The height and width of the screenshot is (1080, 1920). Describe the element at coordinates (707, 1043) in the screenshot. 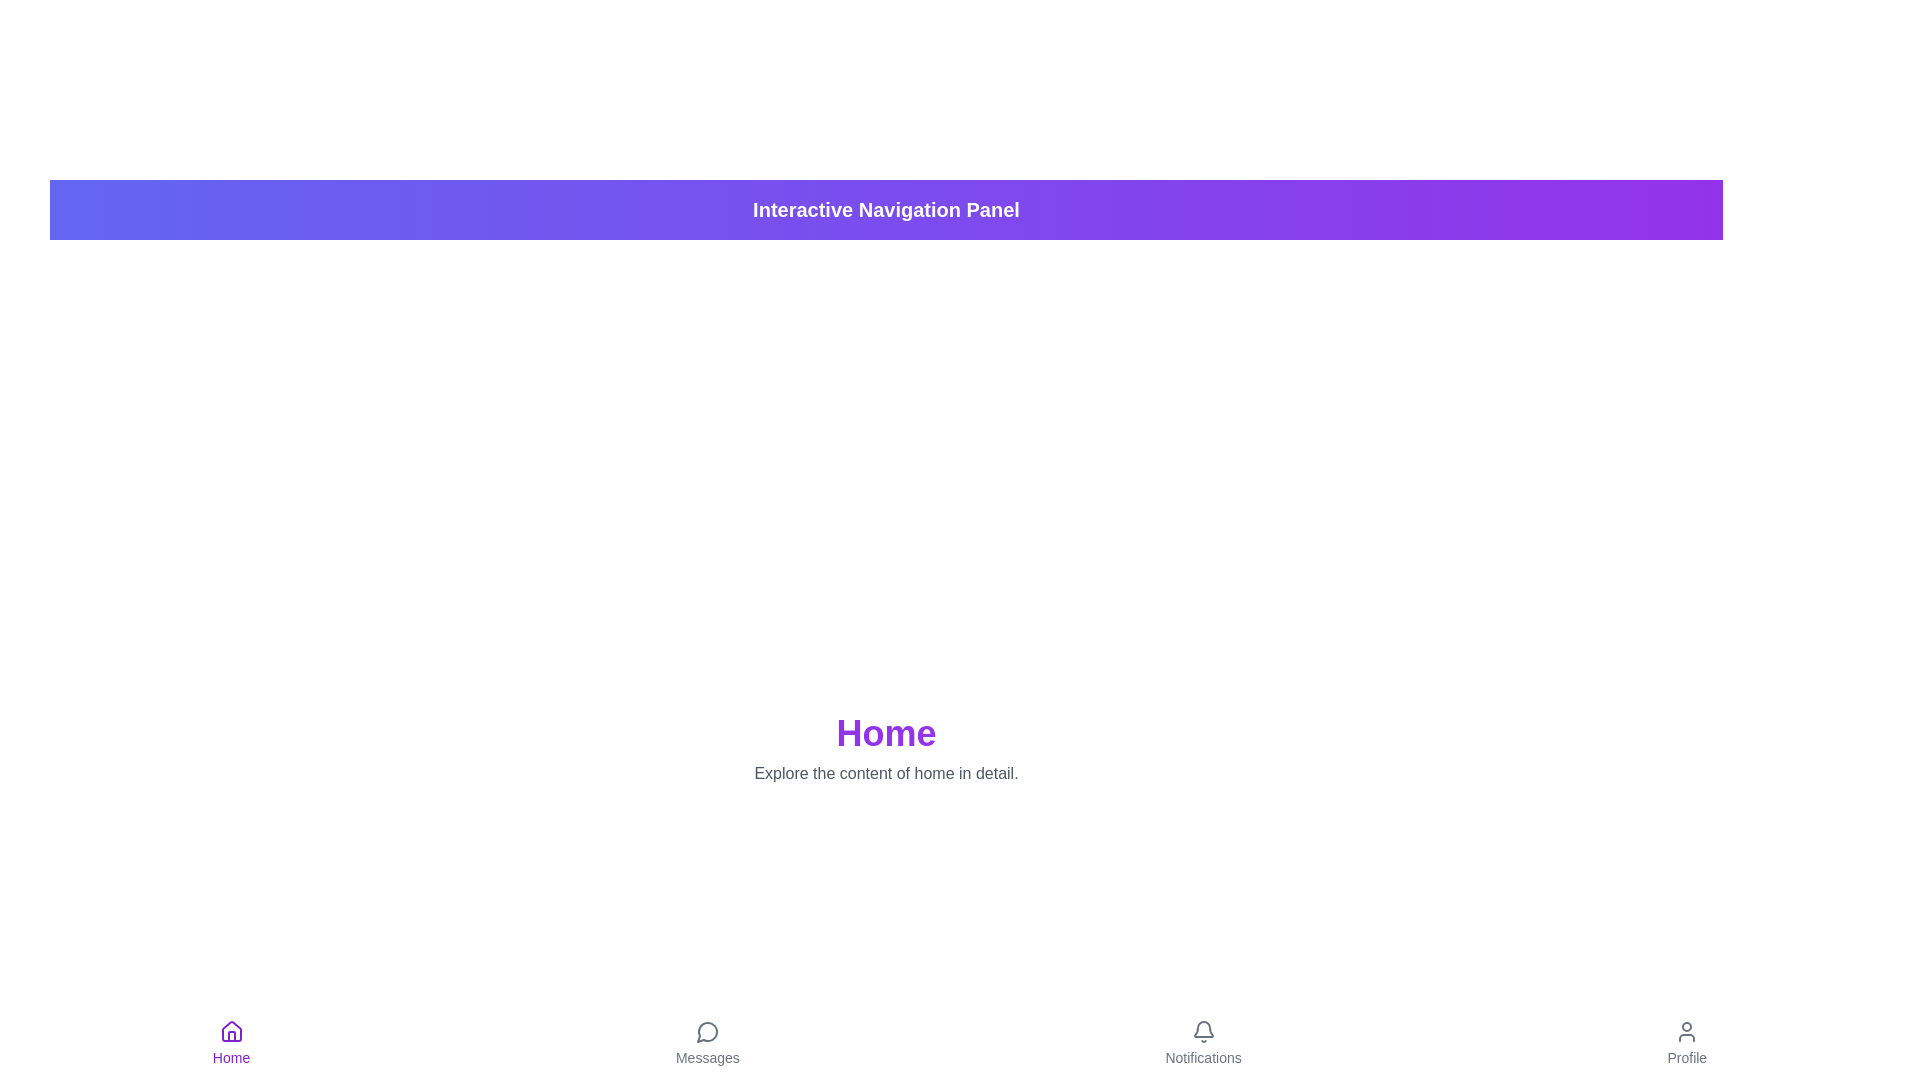

I see `the Messages navigation icon to trigger its visual feedback` at that location.